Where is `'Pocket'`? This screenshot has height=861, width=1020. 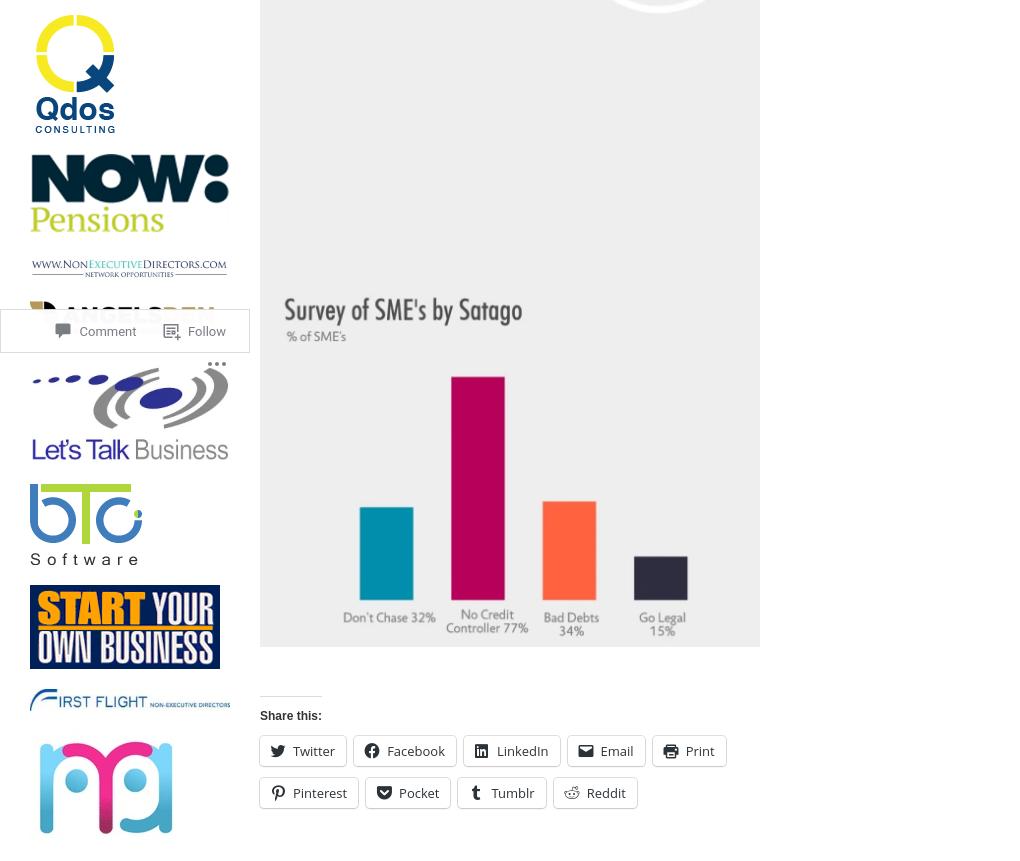
'Pocket' is located at coordinates (419, 792).